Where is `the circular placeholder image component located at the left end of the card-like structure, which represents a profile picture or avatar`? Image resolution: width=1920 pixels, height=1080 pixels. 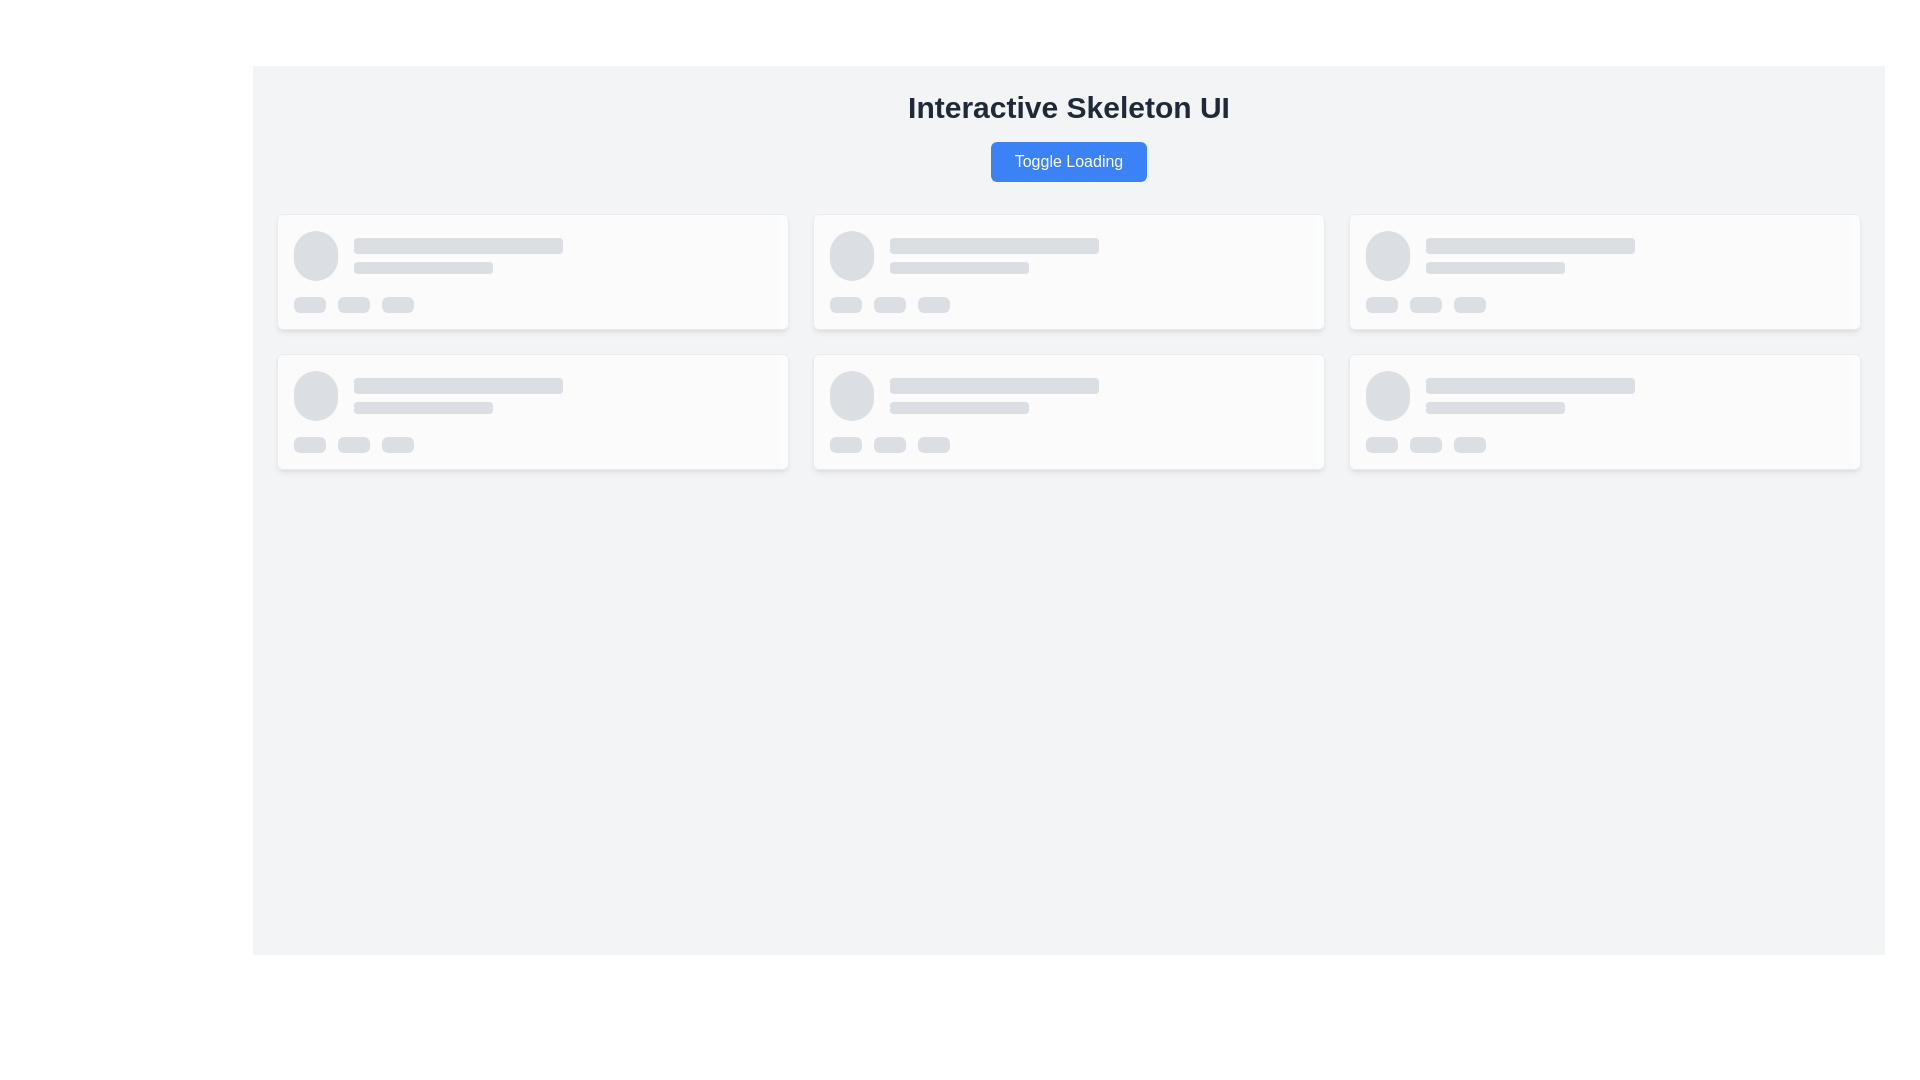 the circular placeholder image component located at the left end of the card-like structure, which represents a profile picture or avatar is located at coordinates (851, 396).